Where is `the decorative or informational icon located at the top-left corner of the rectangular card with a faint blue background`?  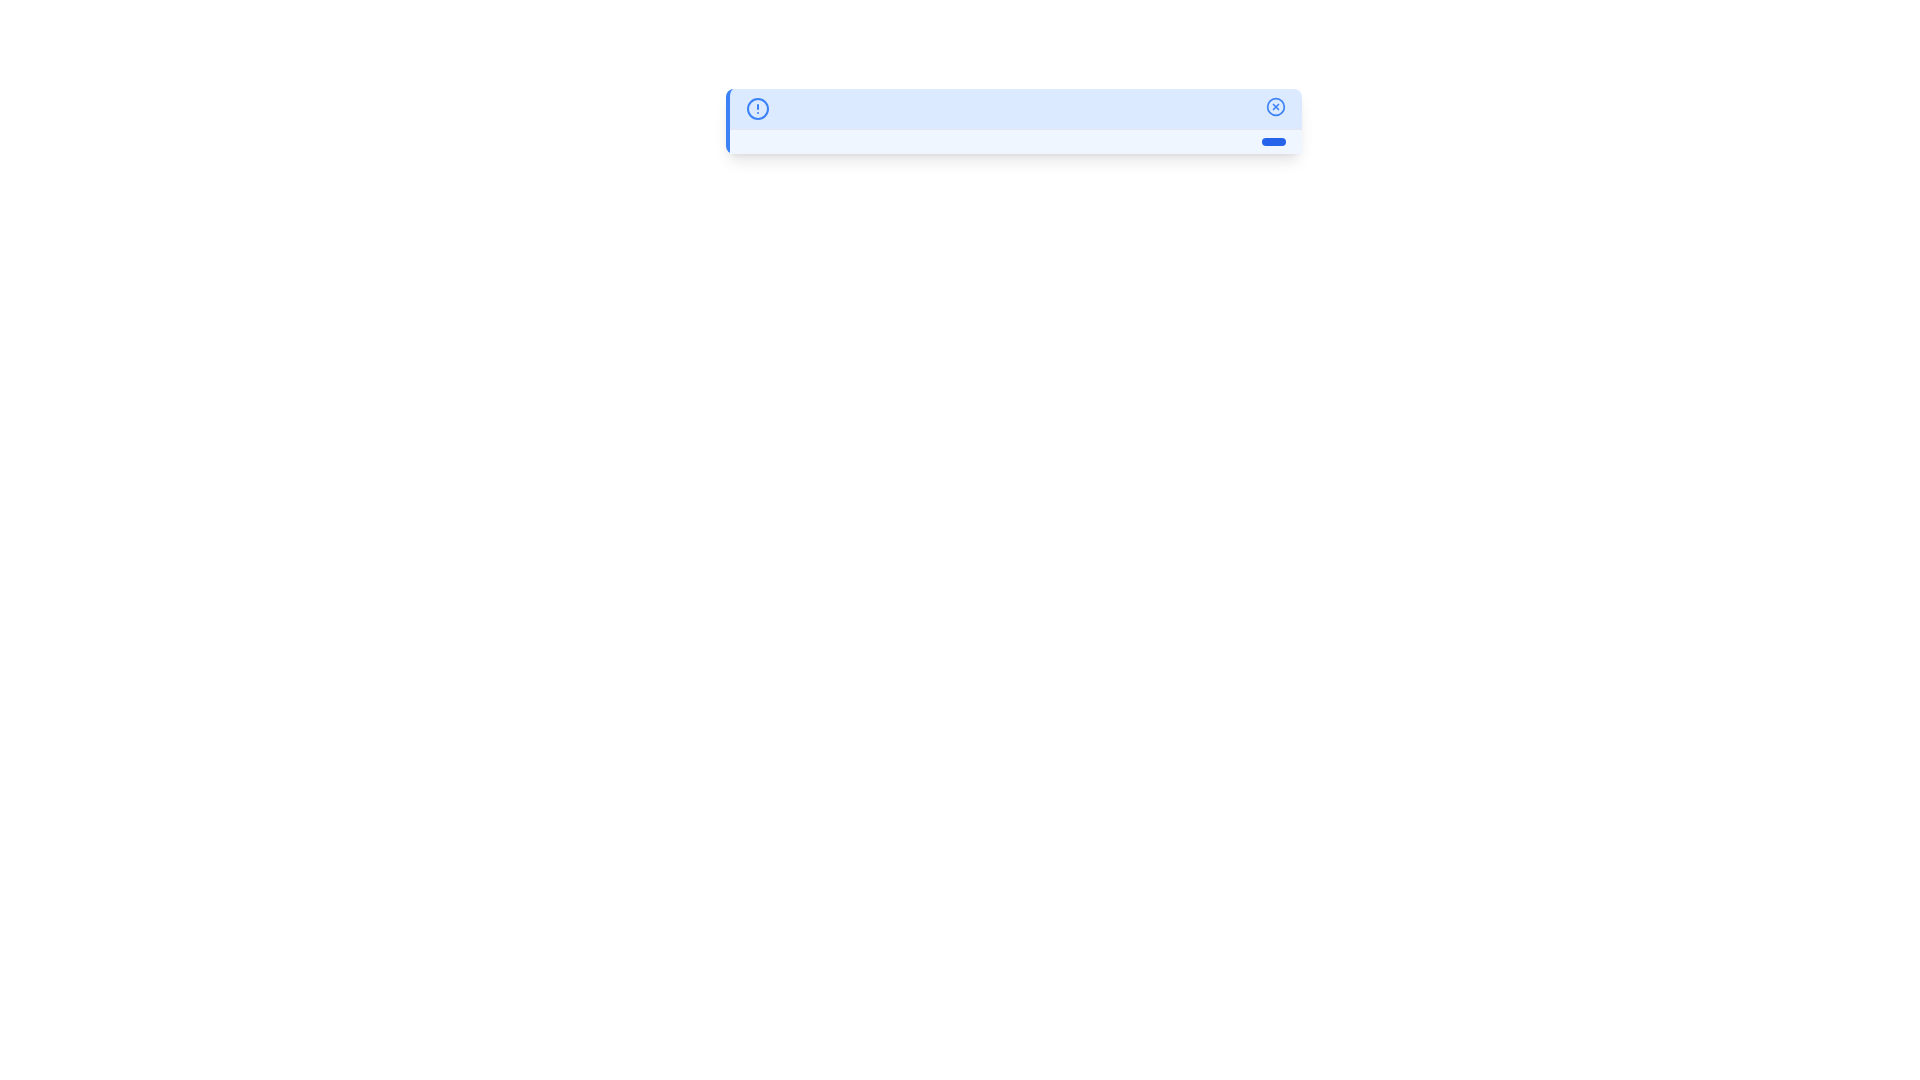
the decorative or informational icon located at the top-left corner of the rectangular card with a faint blue background is located at coordinates (757, 108).